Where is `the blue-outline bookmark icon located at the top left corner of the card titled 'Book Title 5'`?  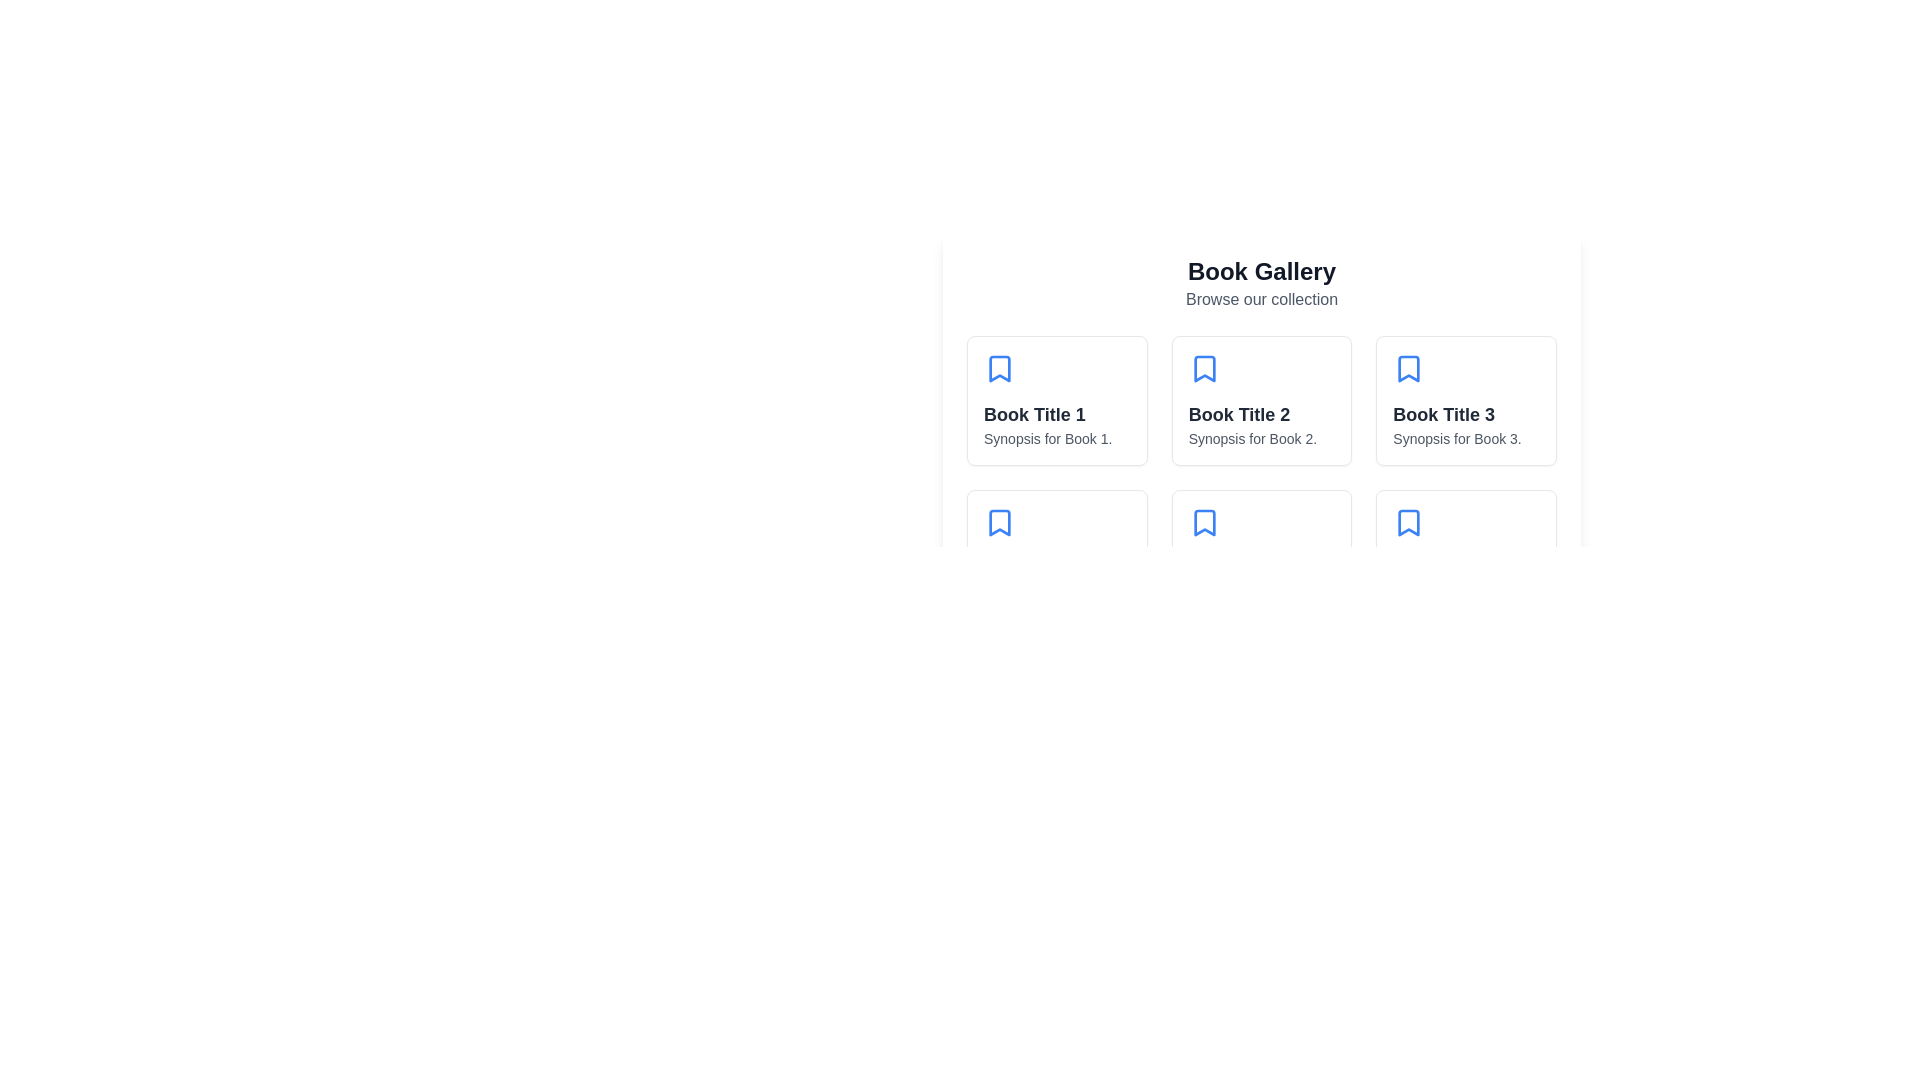
the blue-outline bookmark icon located at the top left corner of the card titled 'Book Title 5' is located at coordinates (1203, 522).